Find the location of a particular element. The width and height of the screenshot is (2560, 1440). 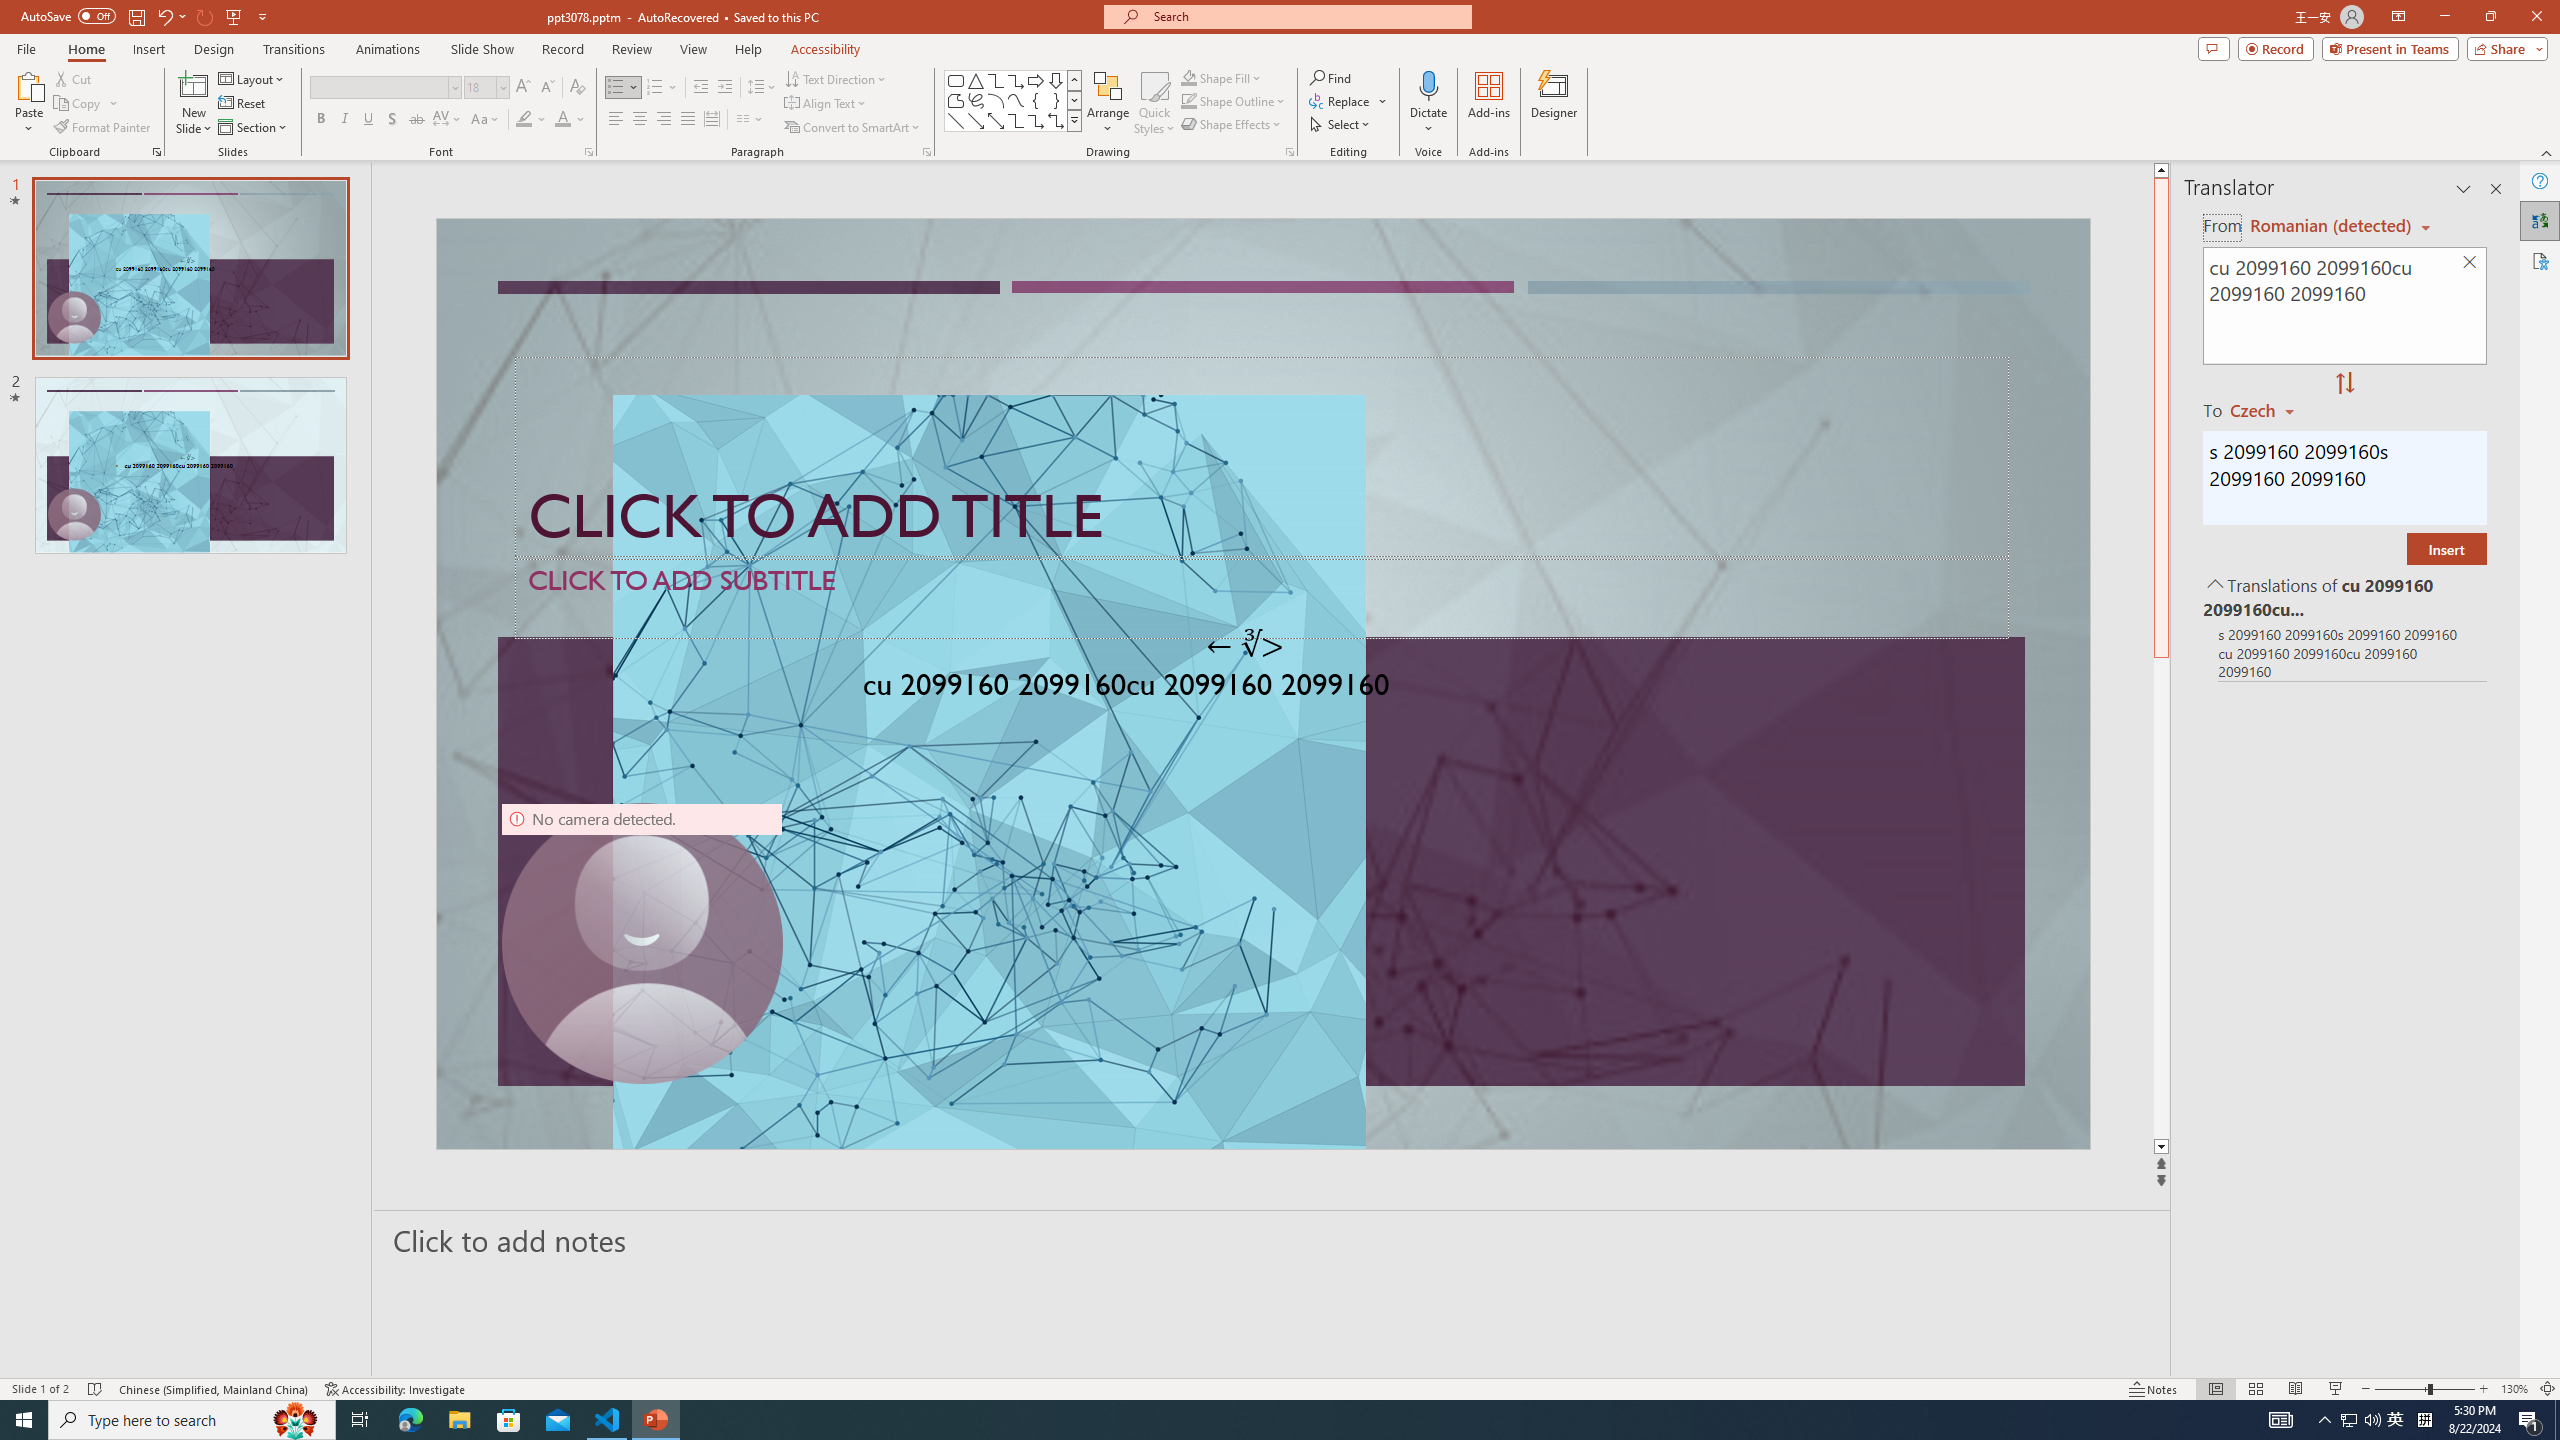

'Czech' is located at coordinates (2270, 409).